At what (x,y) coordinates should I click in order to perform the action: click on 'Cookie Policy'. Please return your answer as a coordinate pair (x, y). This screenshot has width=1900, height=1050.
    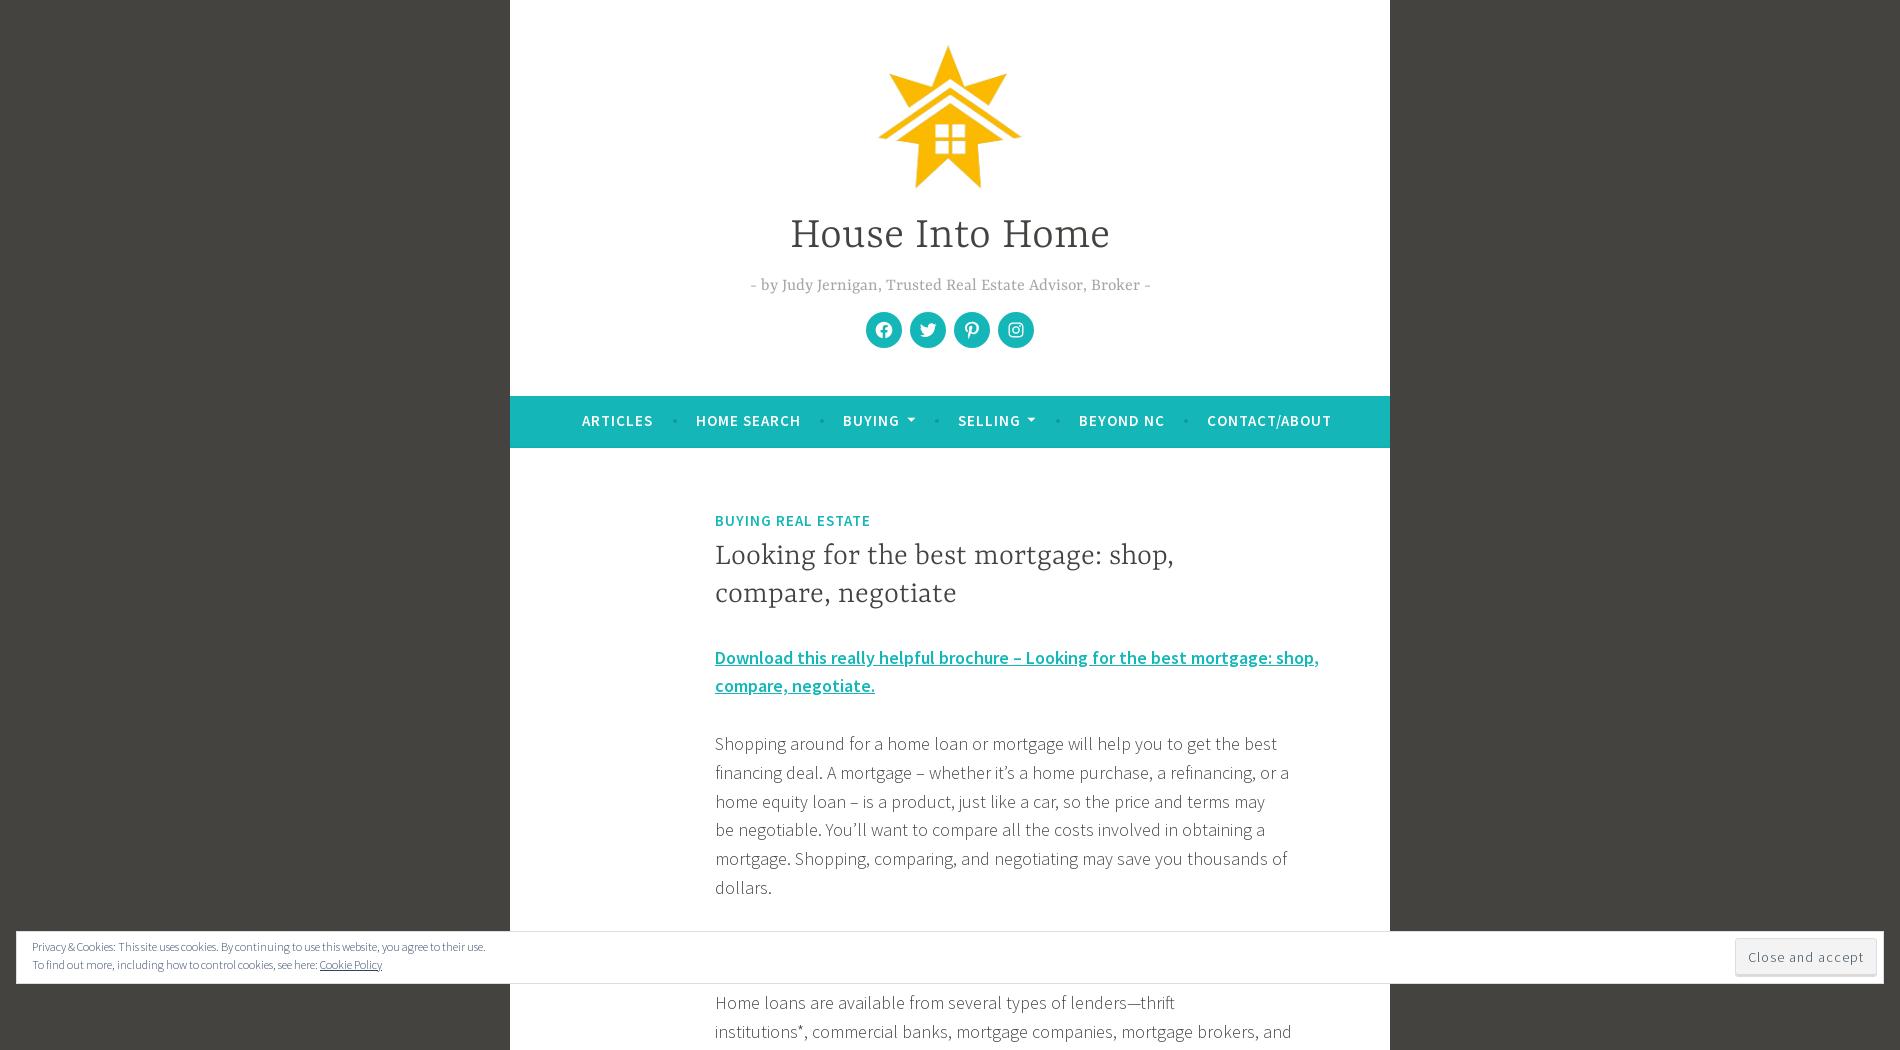
    Looking at the image, I should click on (318, 963).